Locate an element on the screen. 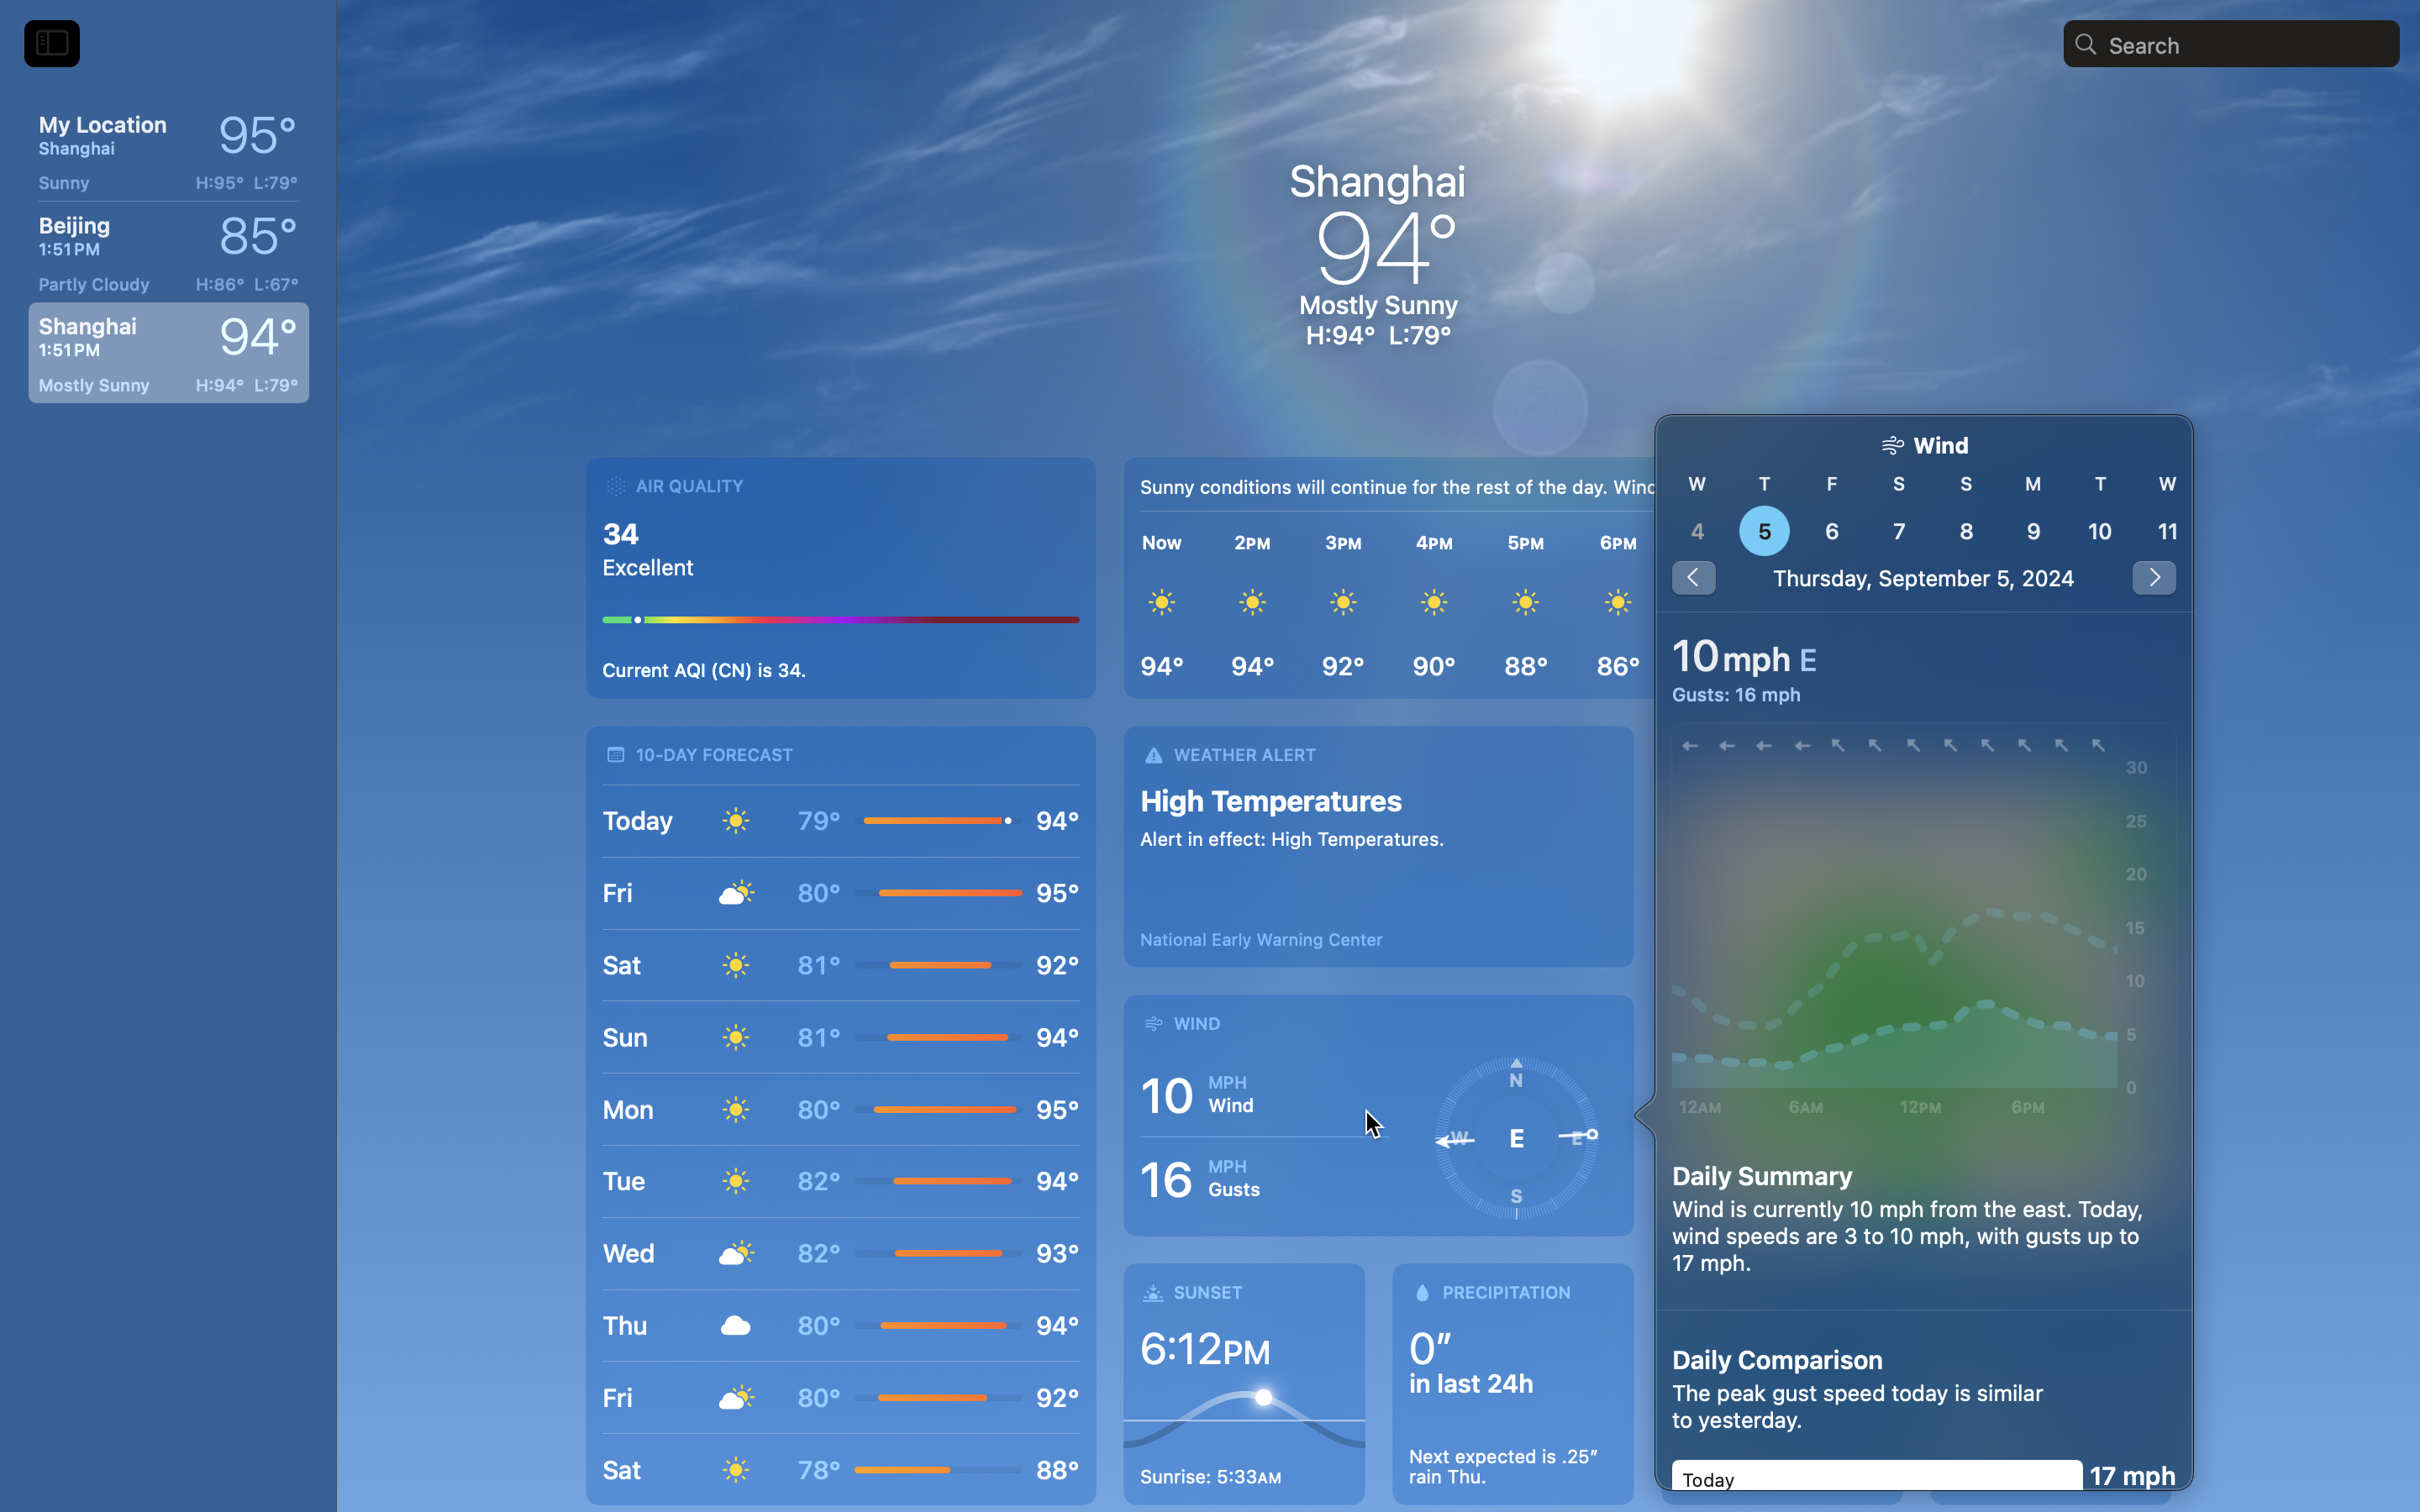  'nan' is located at coordinates (1923, 513).